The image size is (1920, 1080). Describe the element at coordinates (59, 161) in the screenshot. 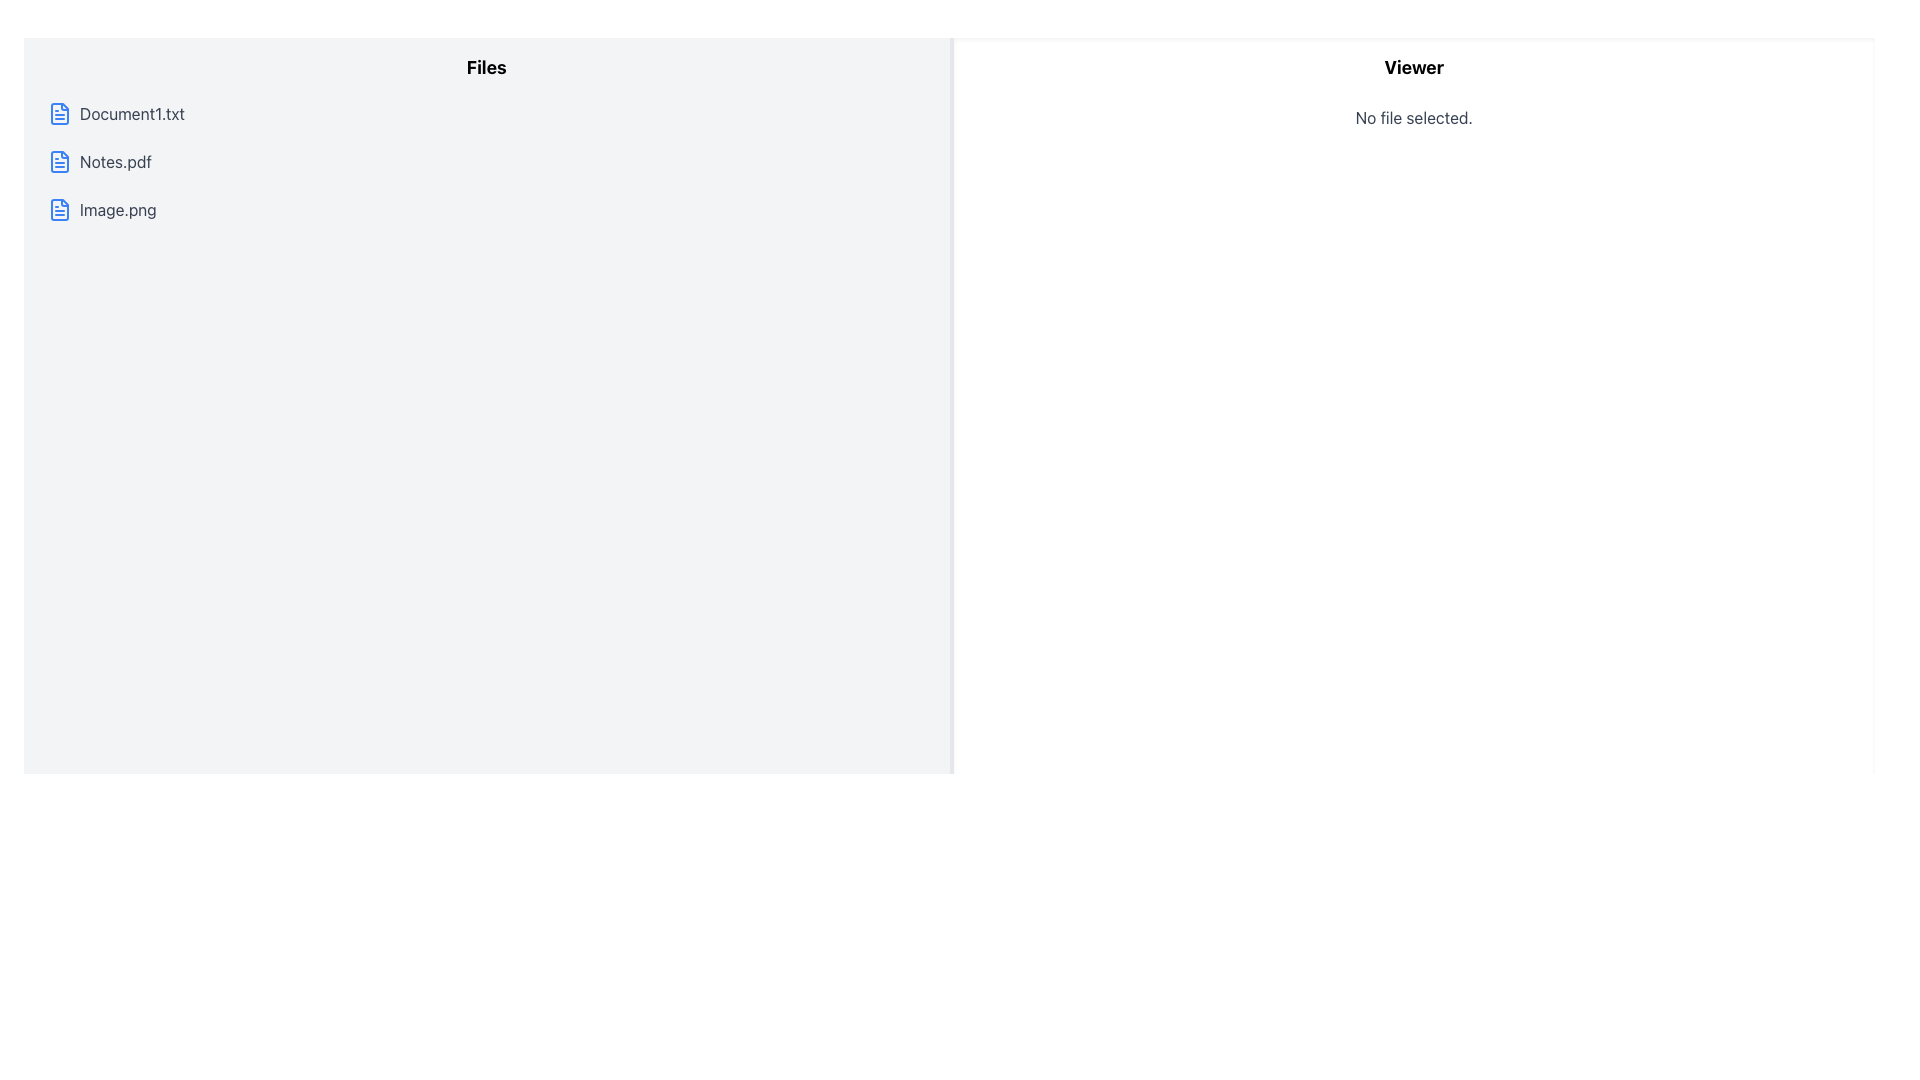

I see `the icon representing the second listed file in the left column that visually indicates the file type or category` at that location.